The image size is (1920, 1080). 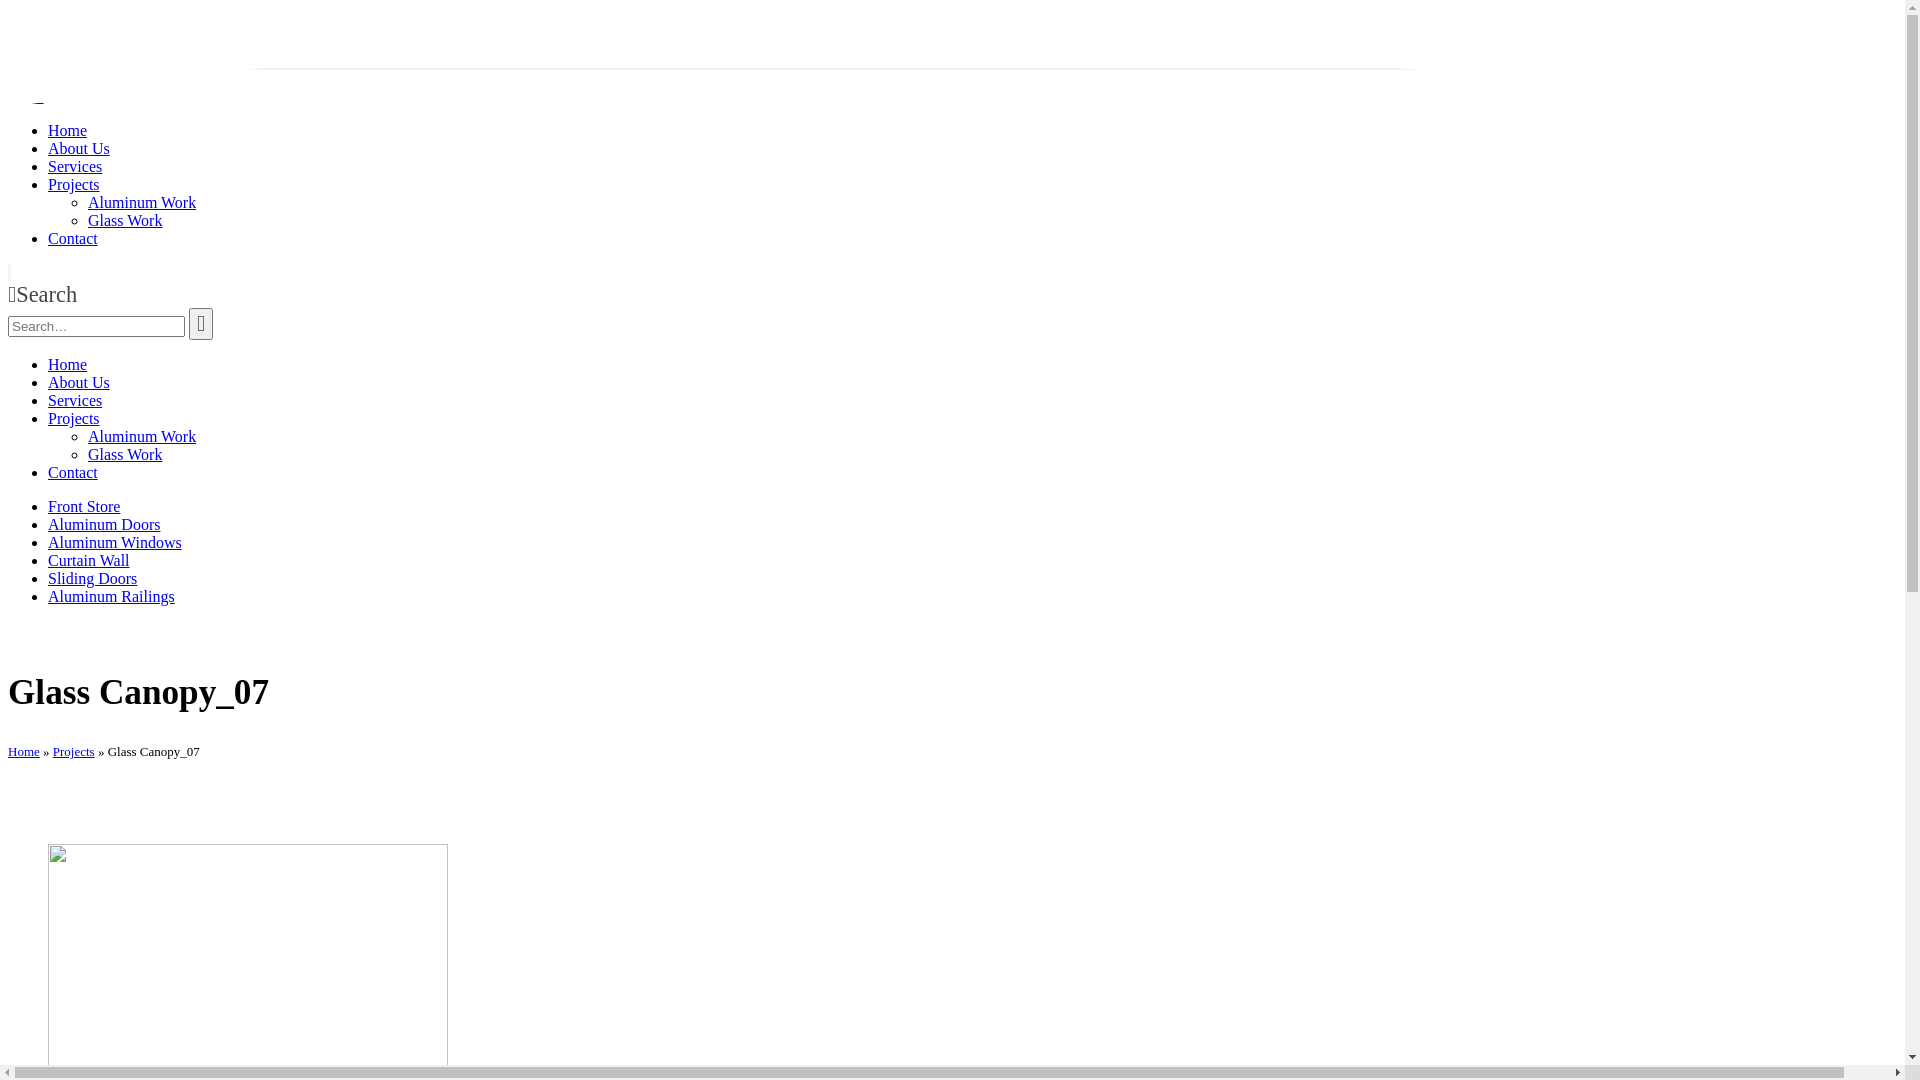 What do you see at coordinates (91, 578) in the screenshot?
I see `'Sliding Doors'` at bounding box center [91, 578].